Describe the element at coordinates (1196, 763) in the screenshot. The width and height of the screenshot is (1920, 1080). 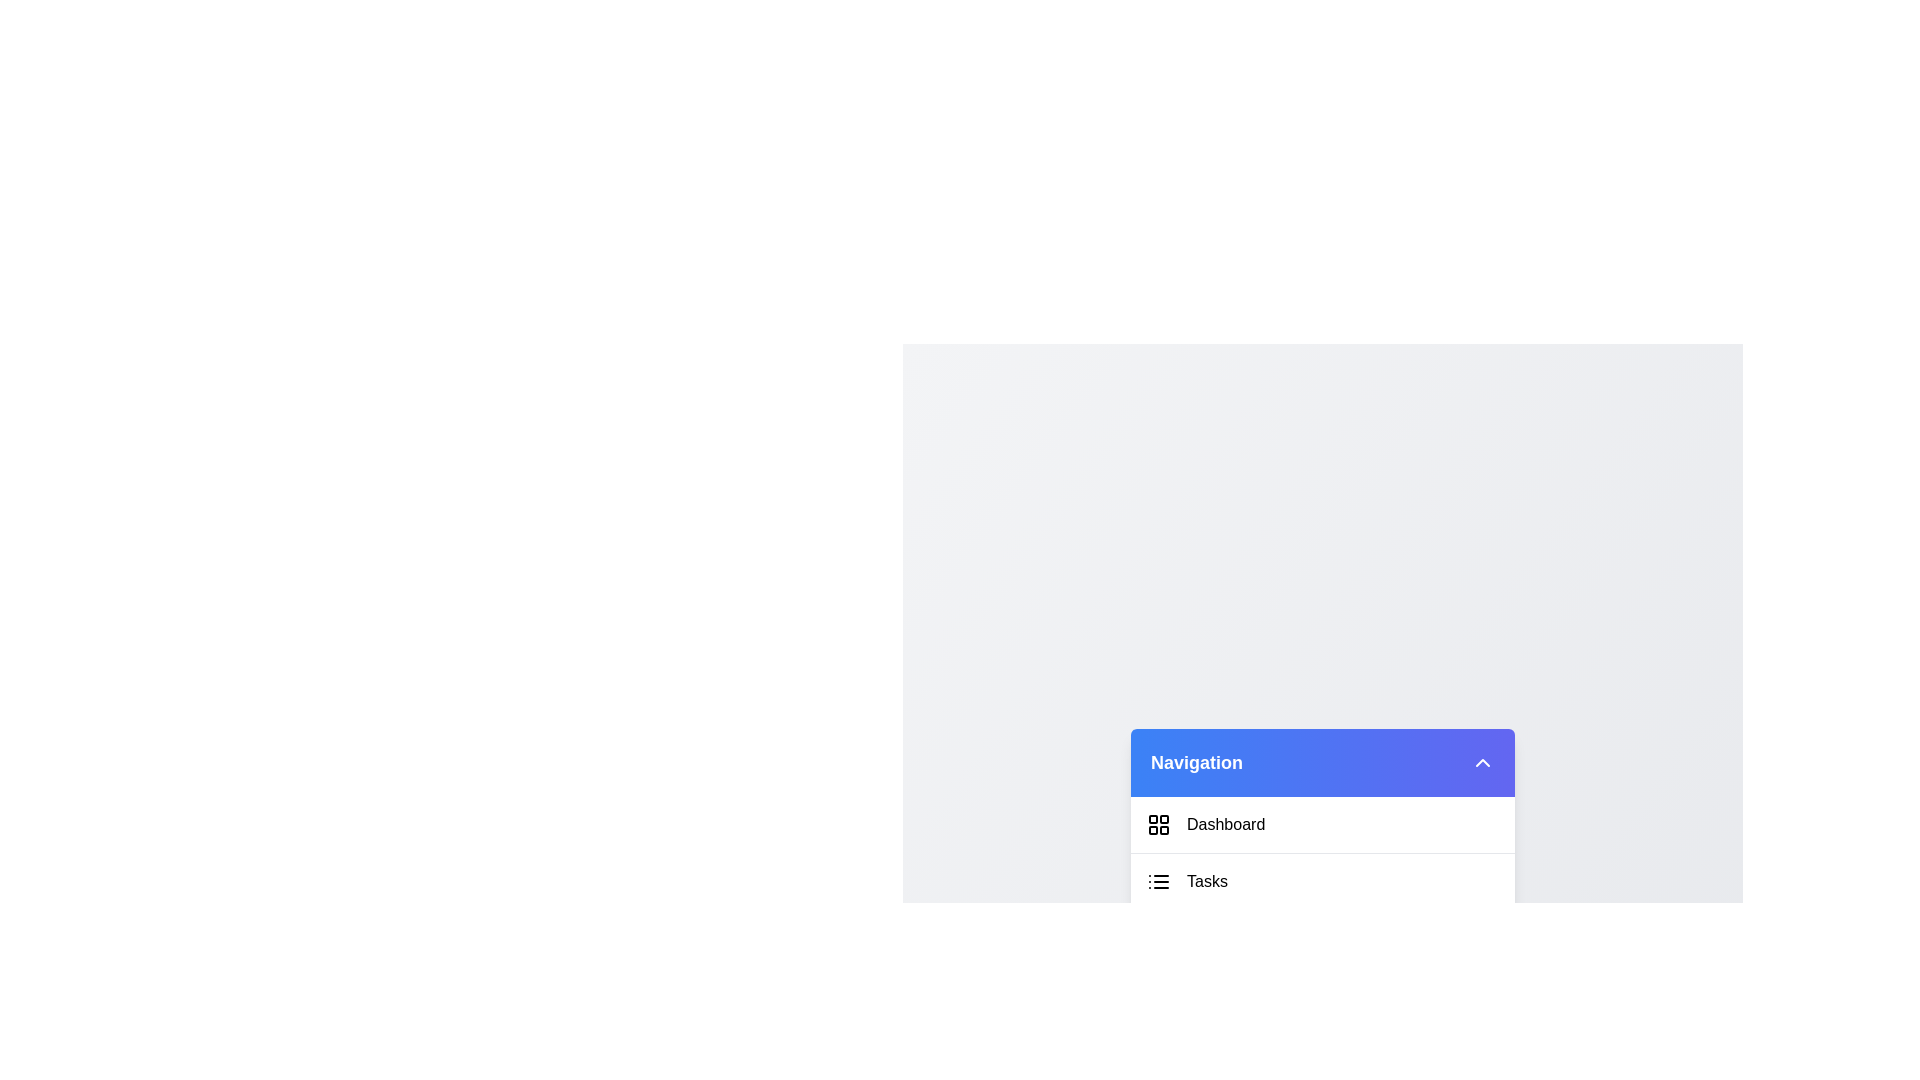
I see `the title text 'Navigation' to interact with it` at that location.